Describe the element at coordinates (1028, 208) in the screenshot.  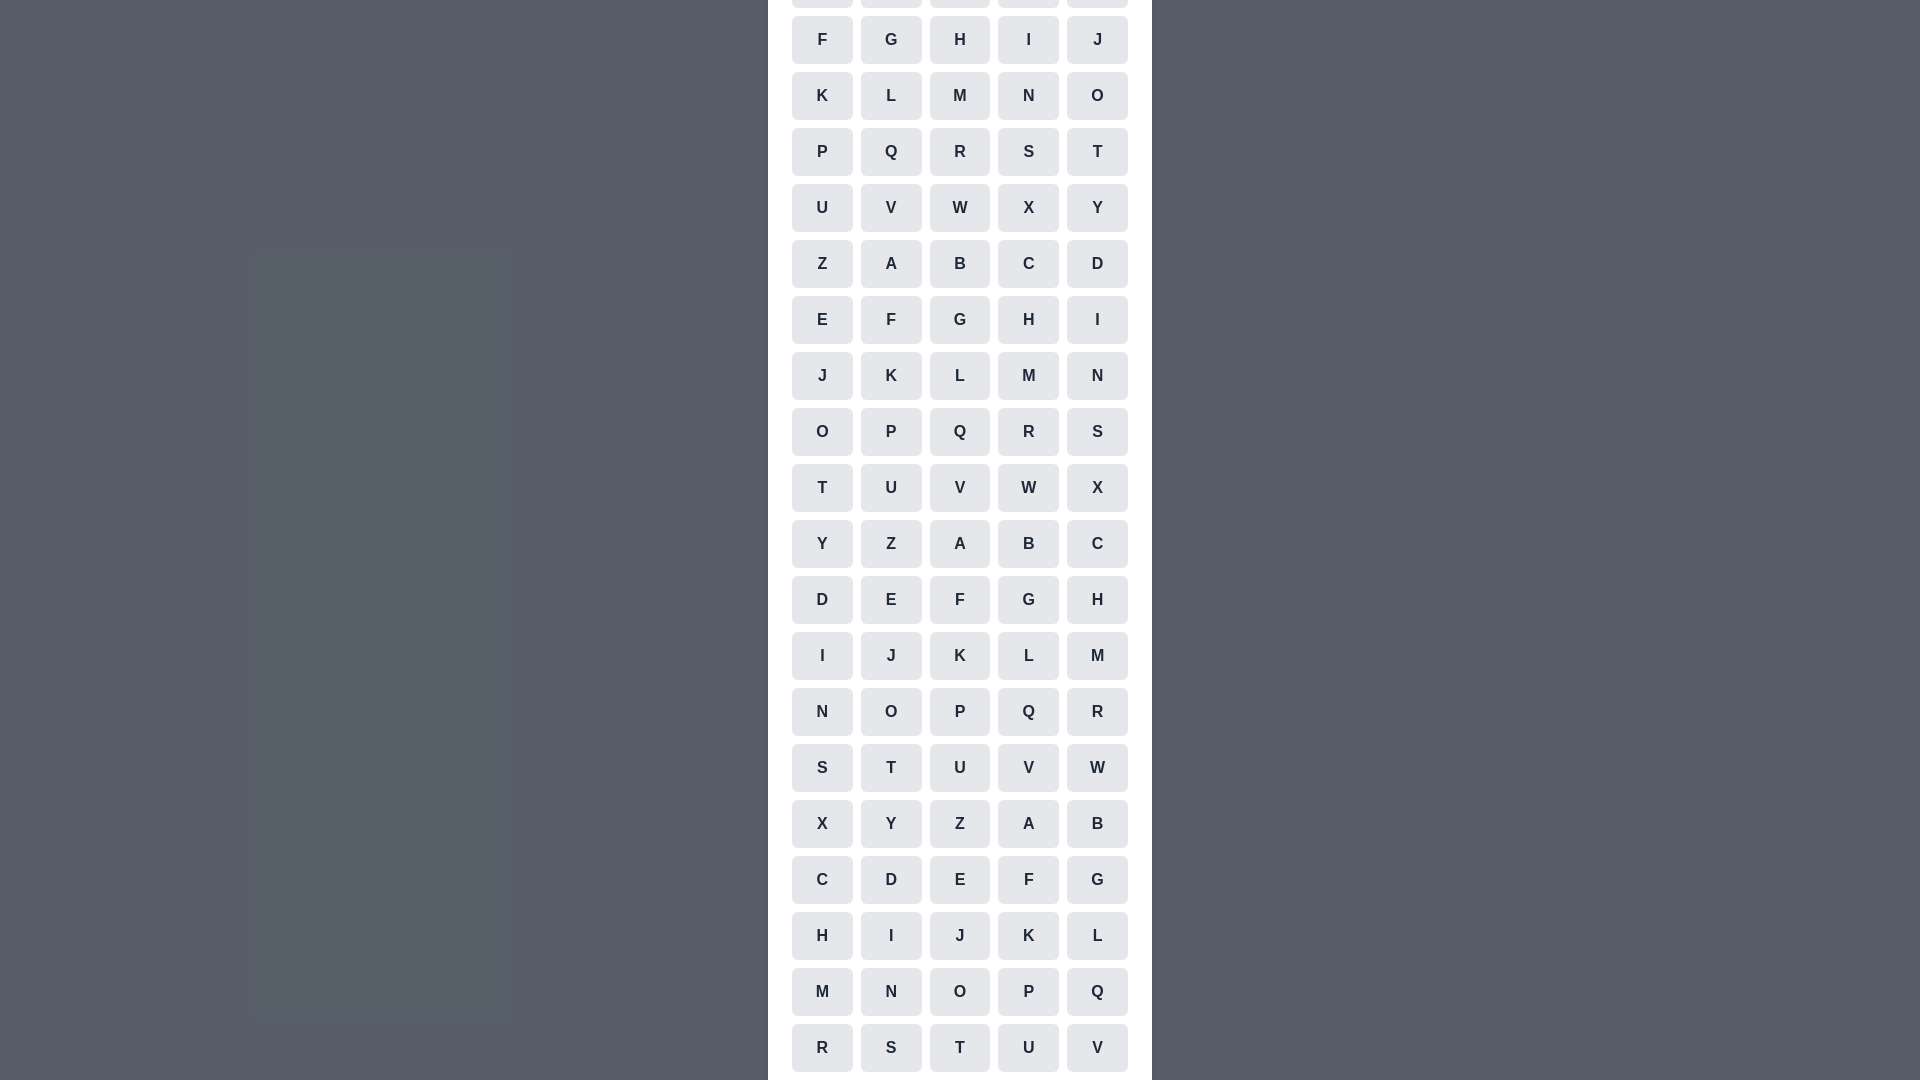
I see `the cell representing the character X` at that location.